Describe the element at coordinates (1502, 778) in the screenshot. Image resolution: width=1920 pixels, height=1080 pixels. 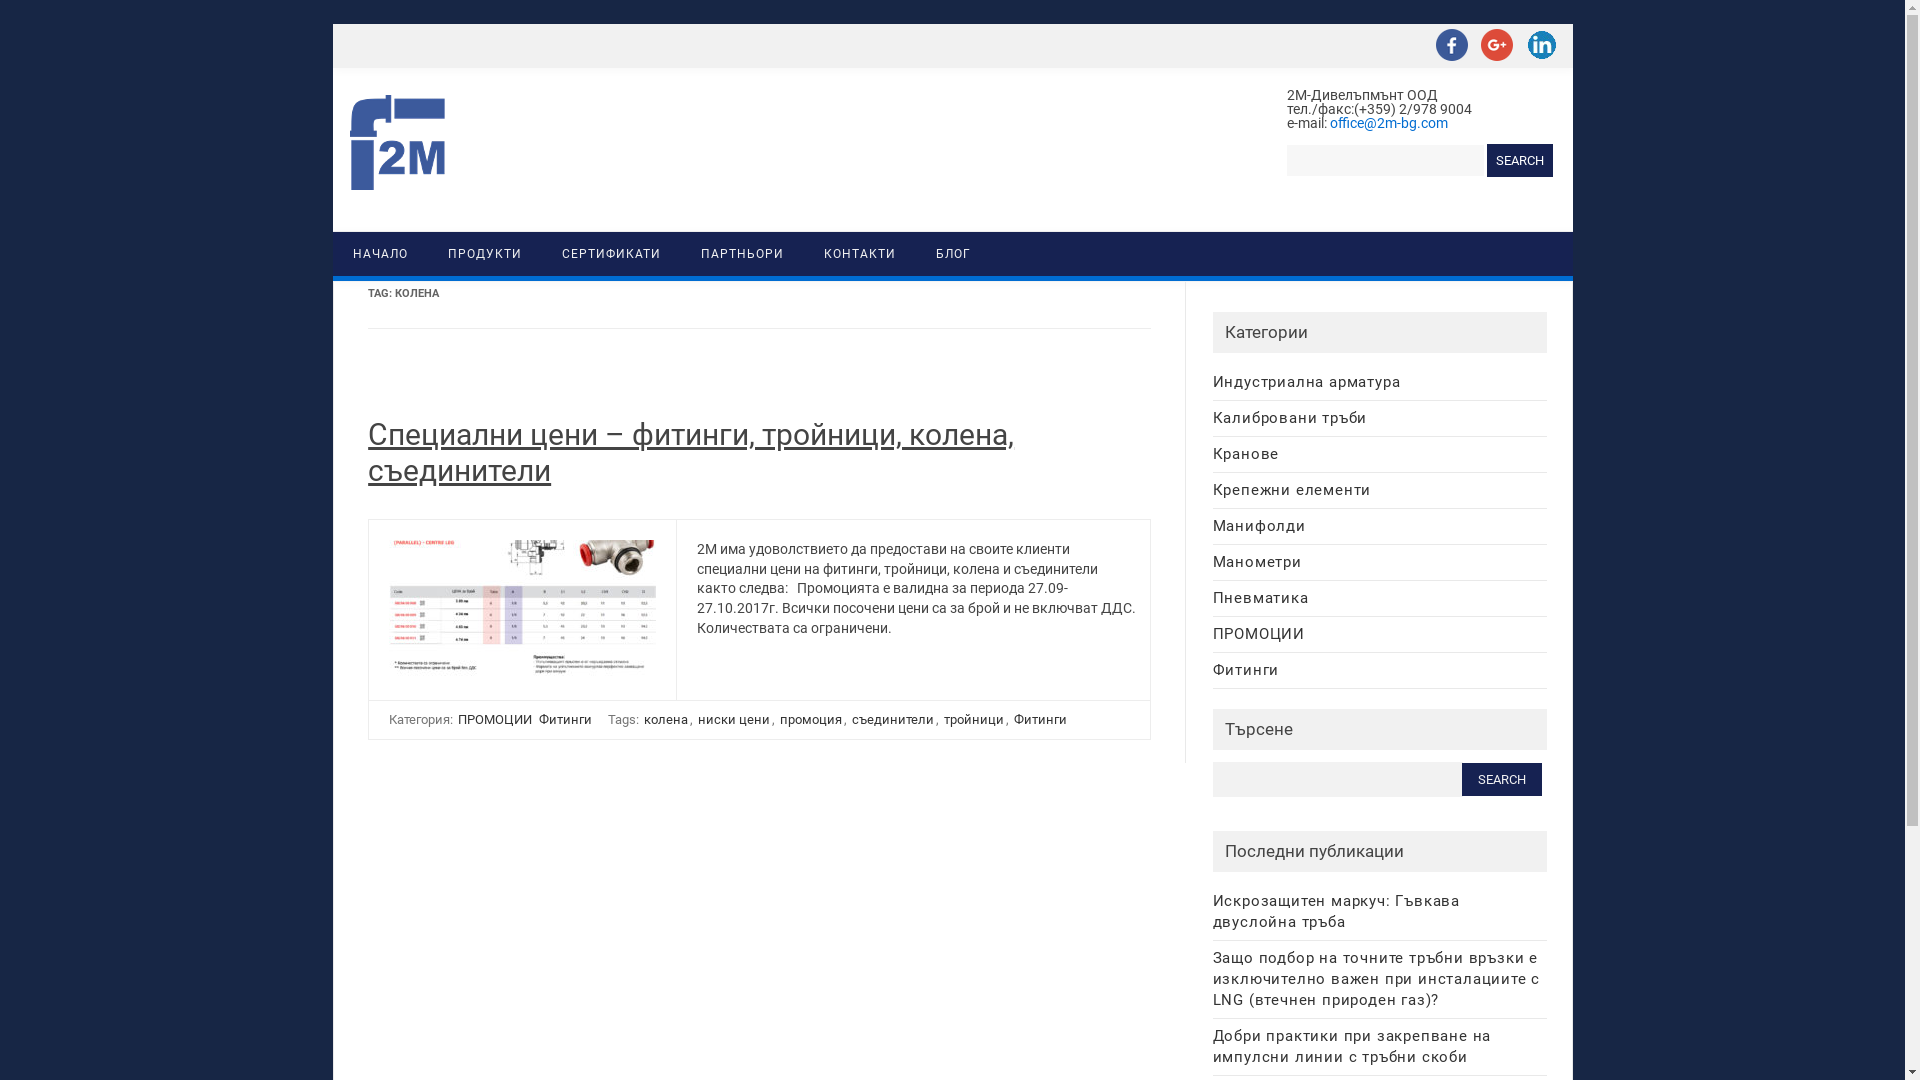
I see `'Search'` at that location.